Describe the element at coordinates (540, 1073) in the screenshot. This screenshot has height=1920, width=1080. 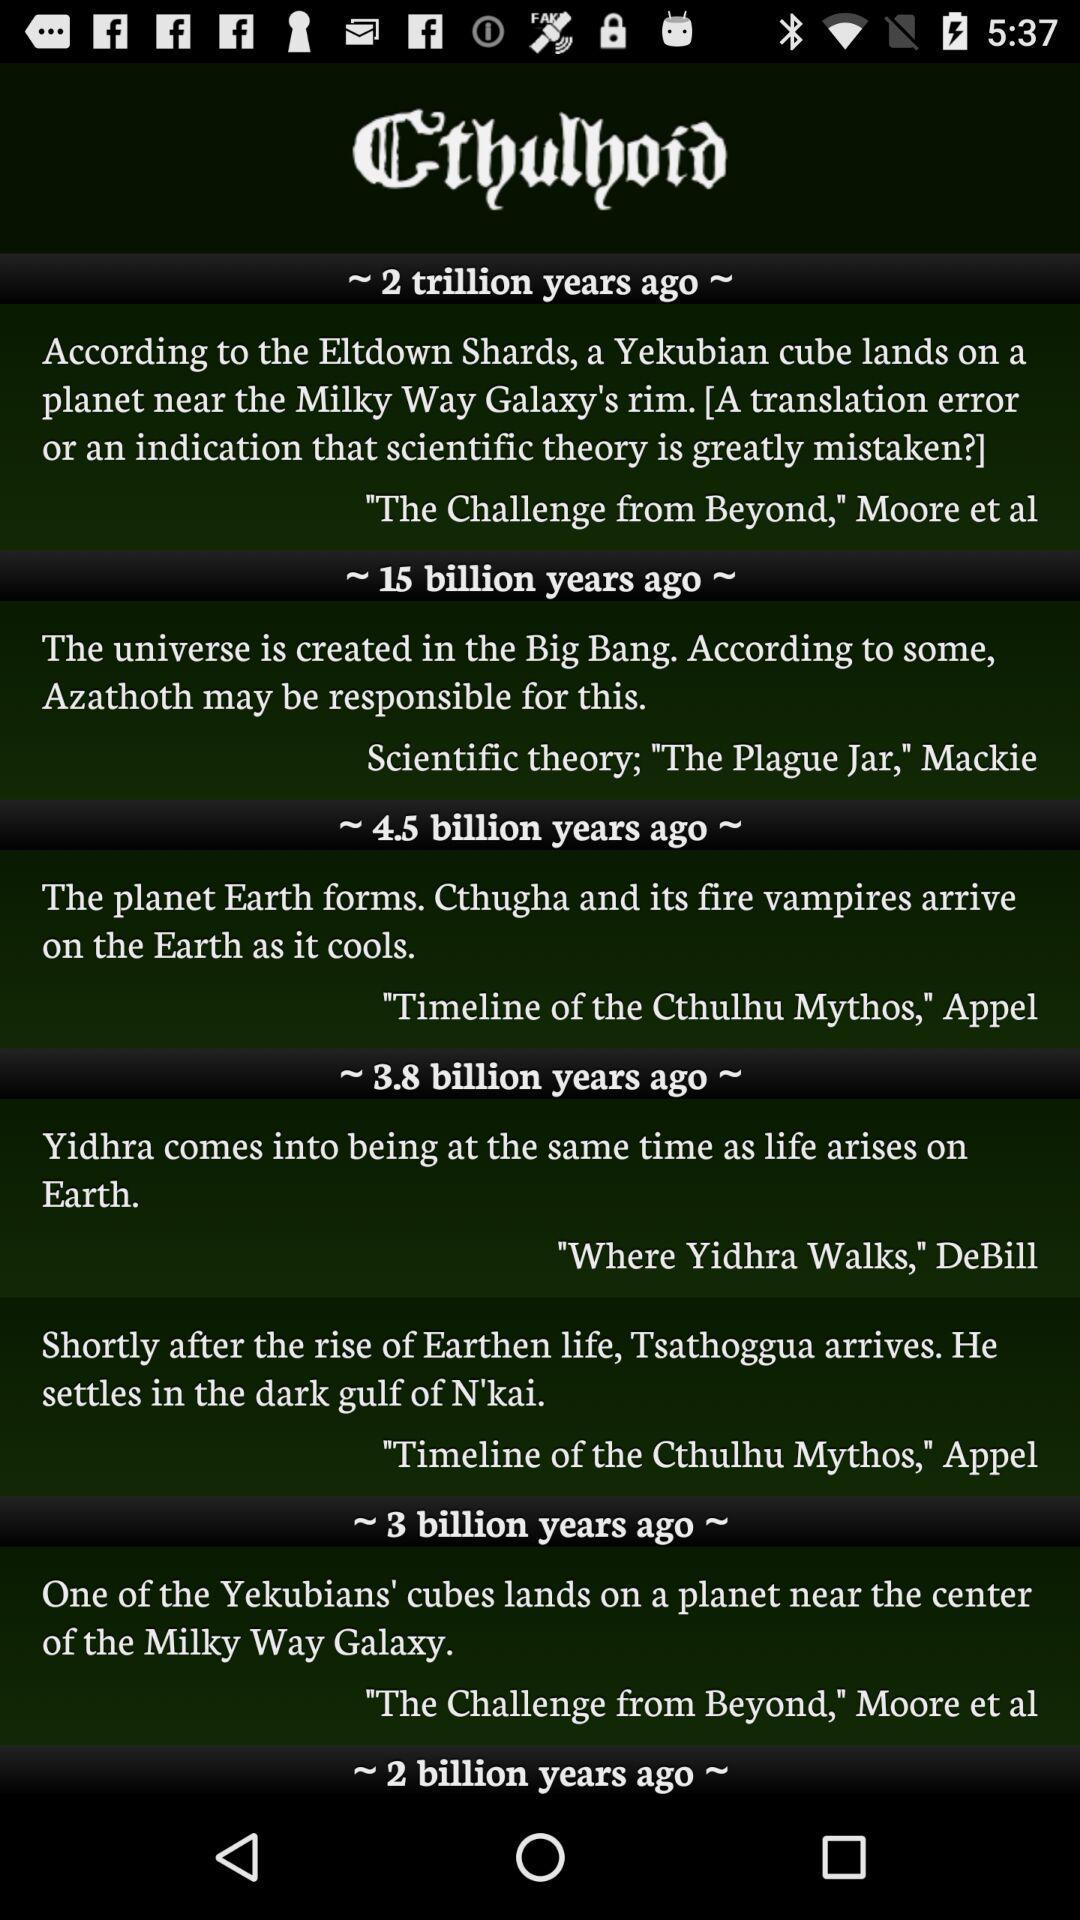
I see `the icon above yidhra comes into` at that location.